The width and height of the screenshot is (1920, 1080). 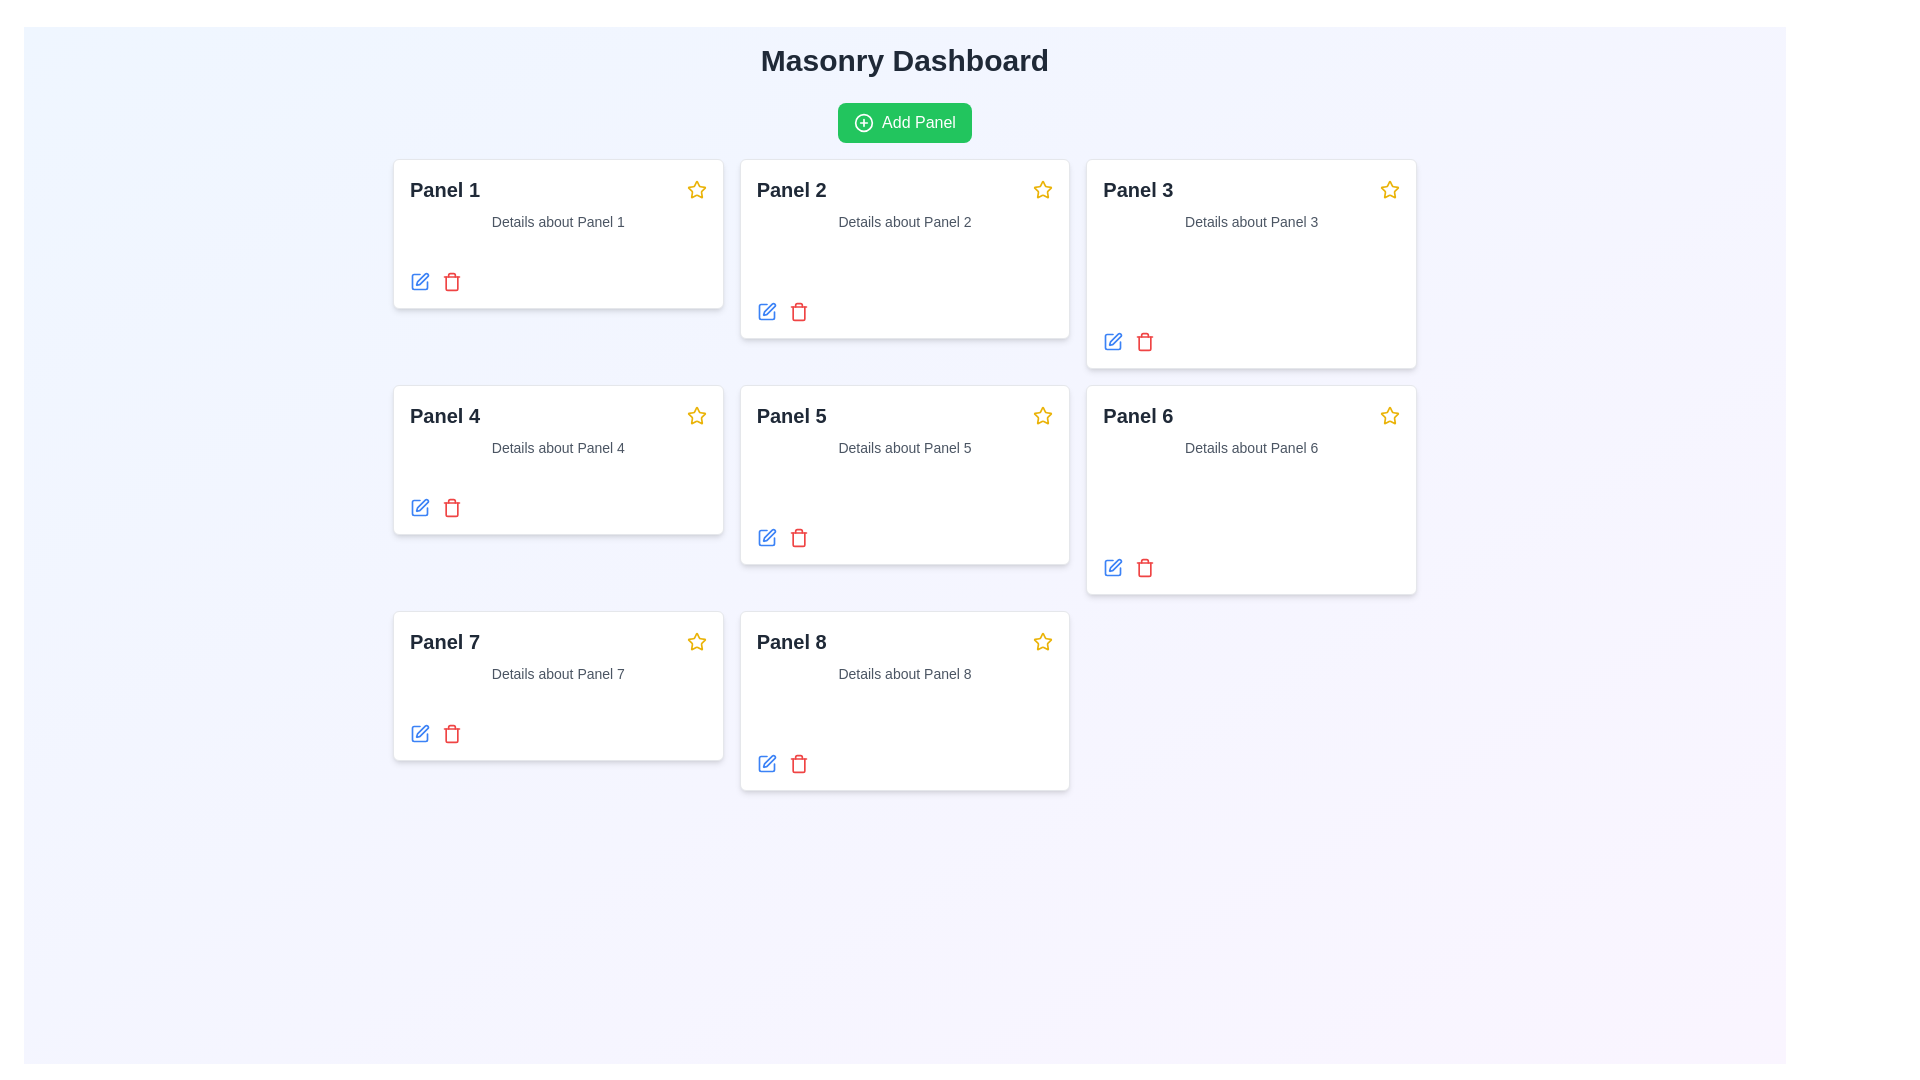 I want to click on the Panel titled 'Panel 3', so click(x=1250, y=262).